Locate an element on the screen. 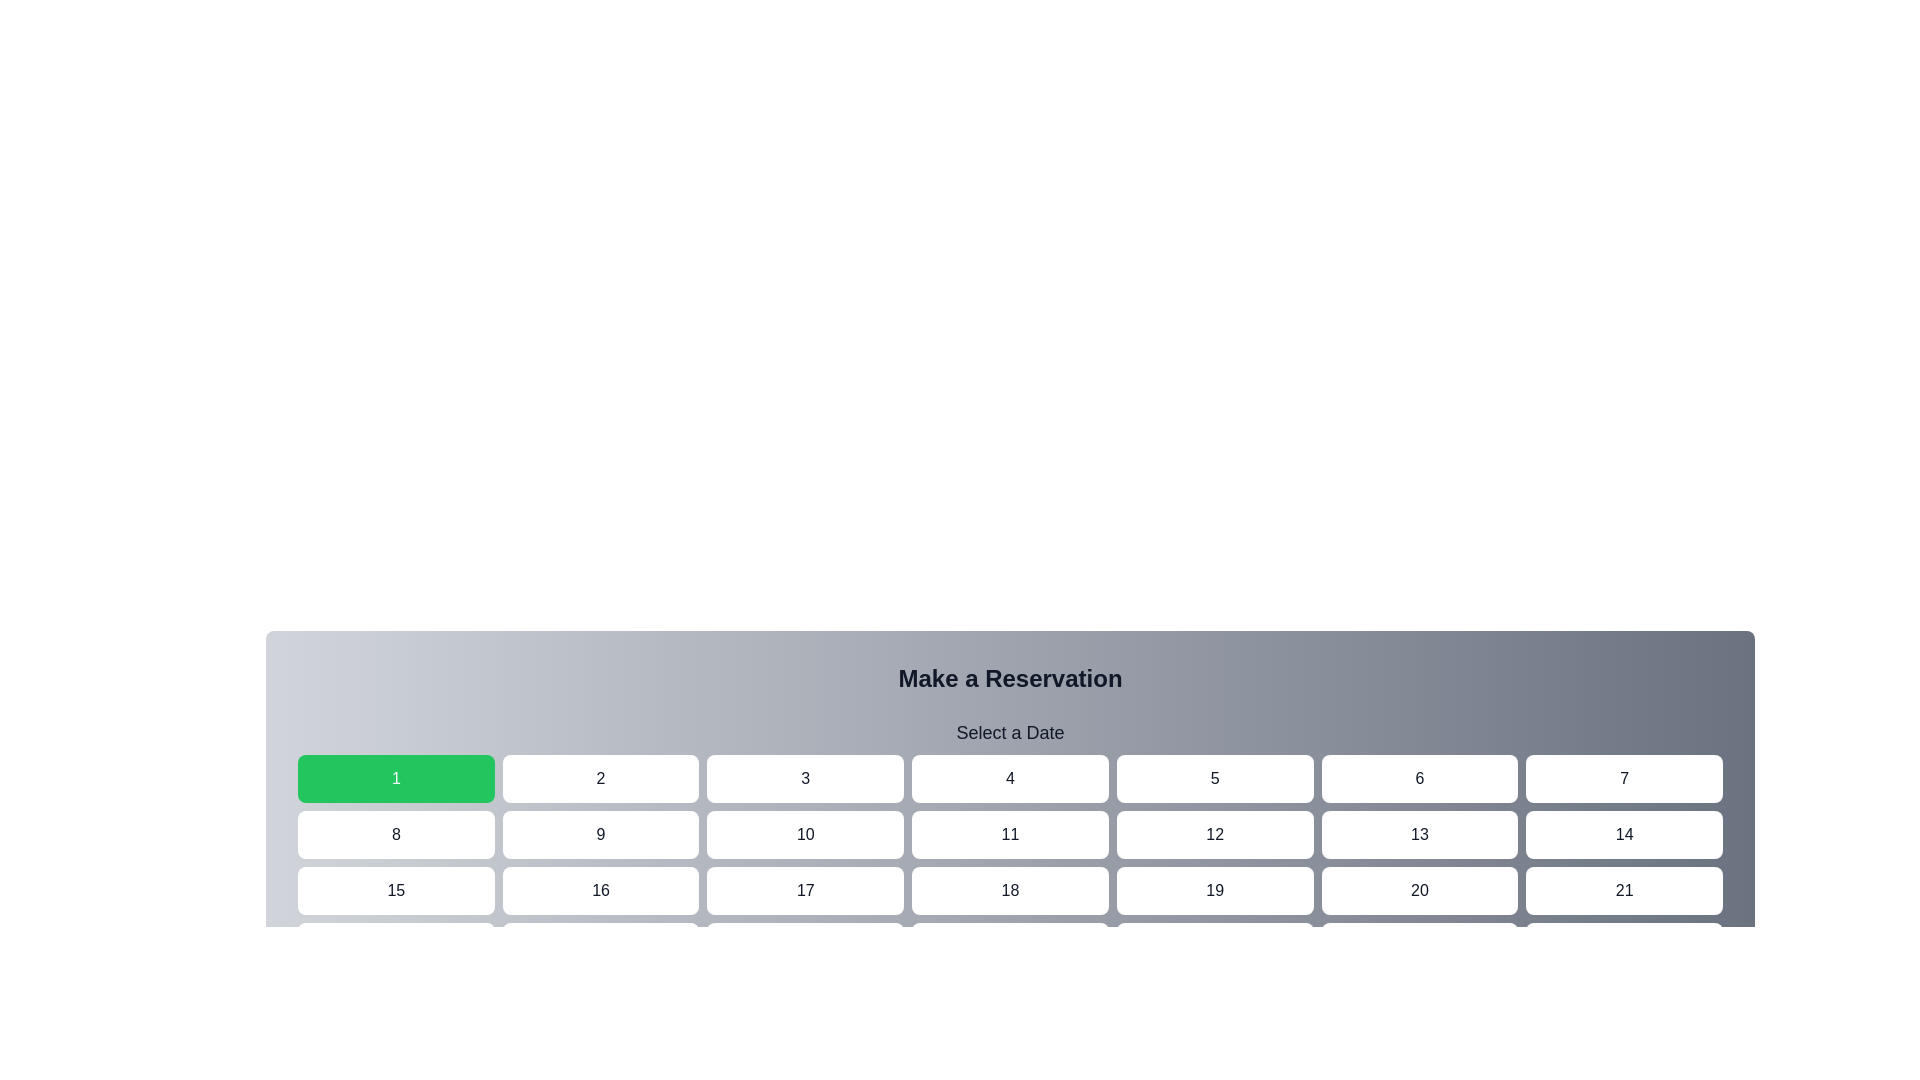  the button for selecting the 17th day is located at coordinates (805, 890).